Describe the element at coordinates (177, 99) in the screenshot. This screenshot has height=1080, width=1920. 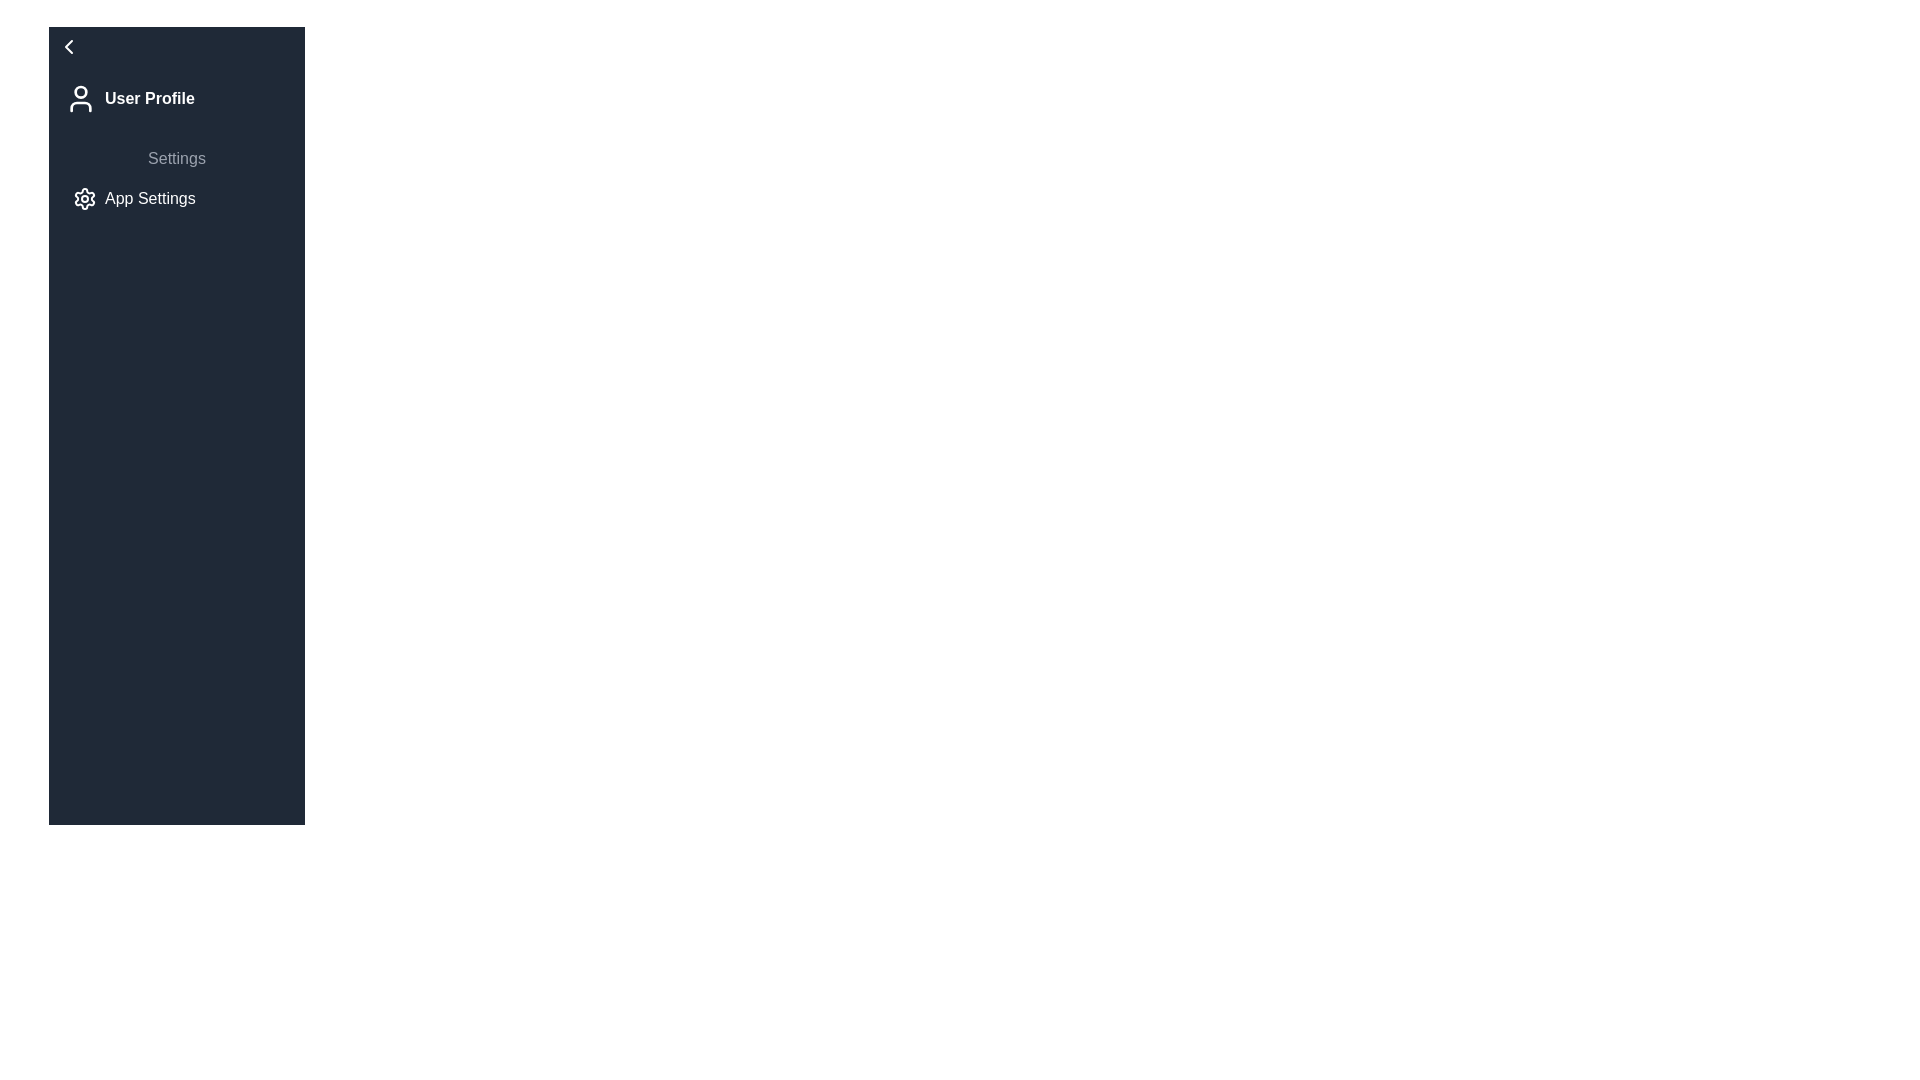
I see `the first menu item in the vertical navigation menu` at that location.